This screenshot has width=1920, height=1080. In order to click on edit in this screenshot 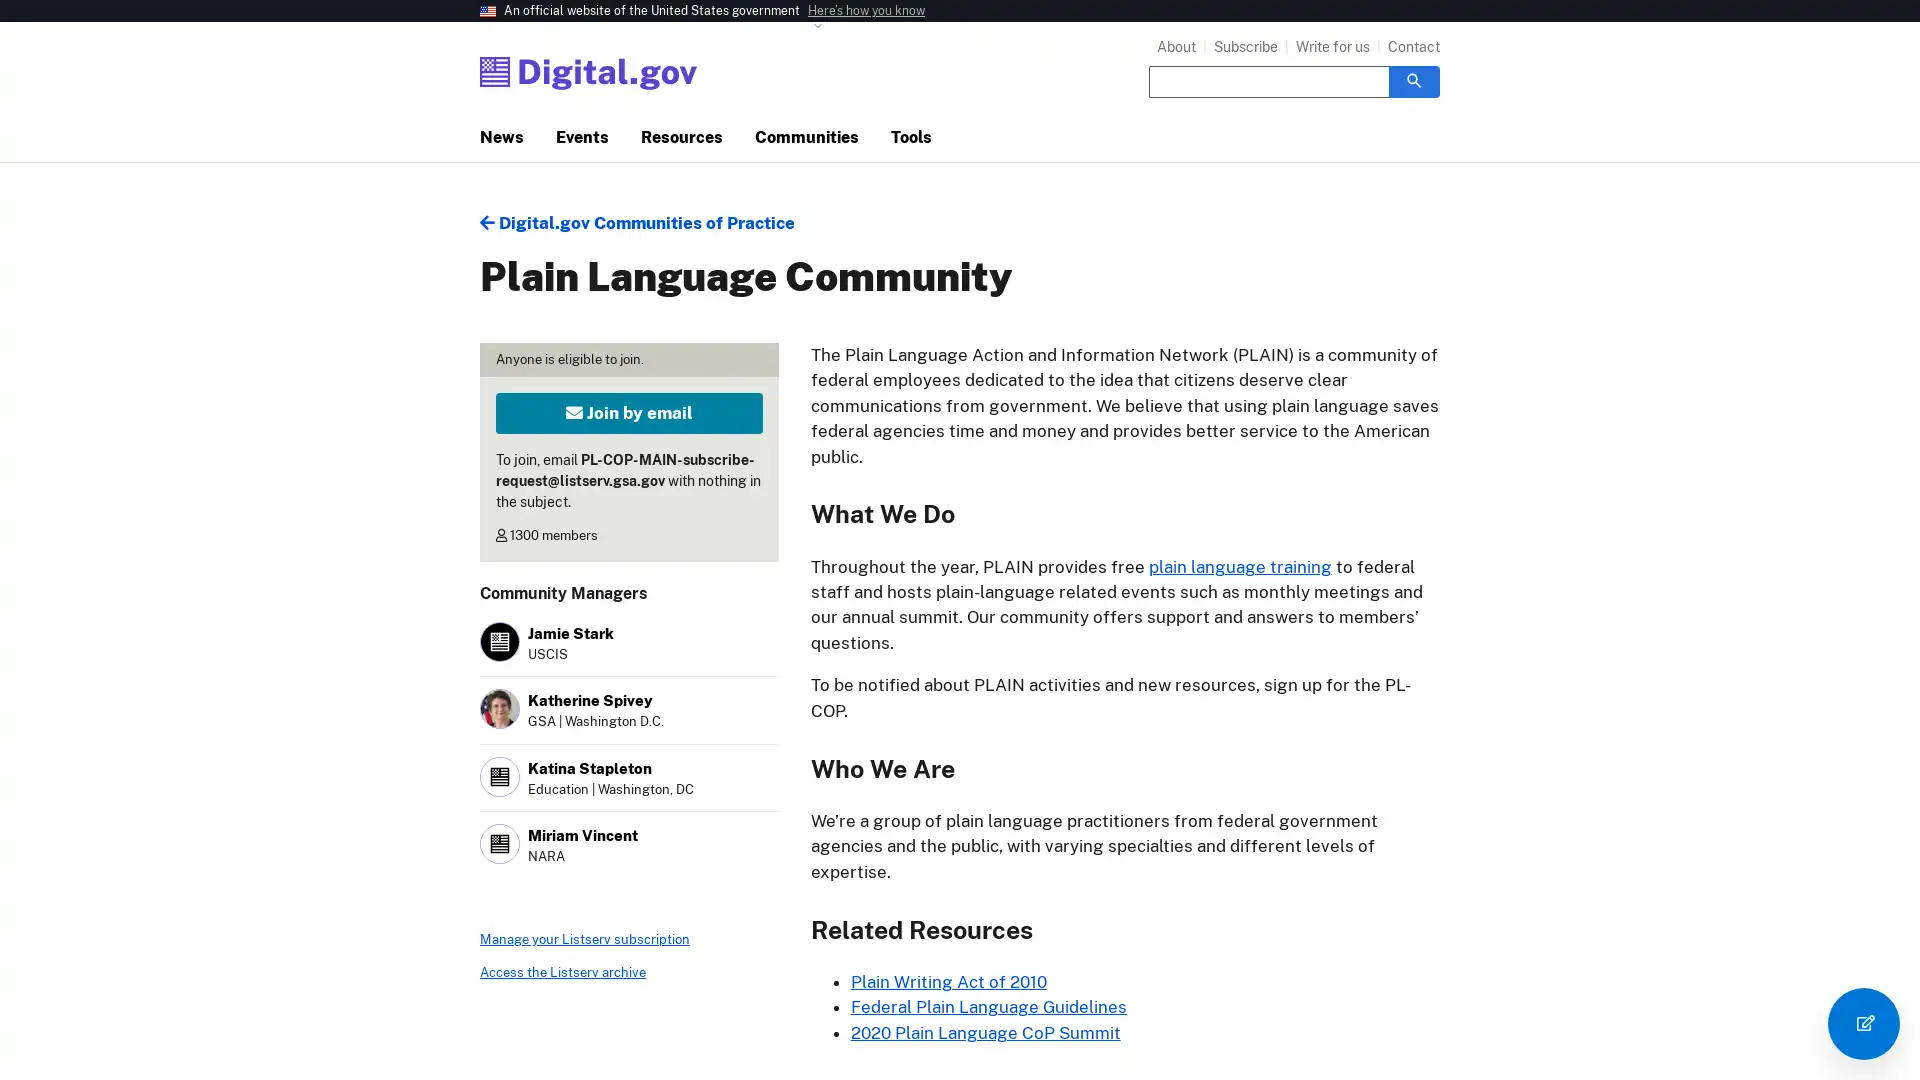, I will do `click(1862, 1023)`.